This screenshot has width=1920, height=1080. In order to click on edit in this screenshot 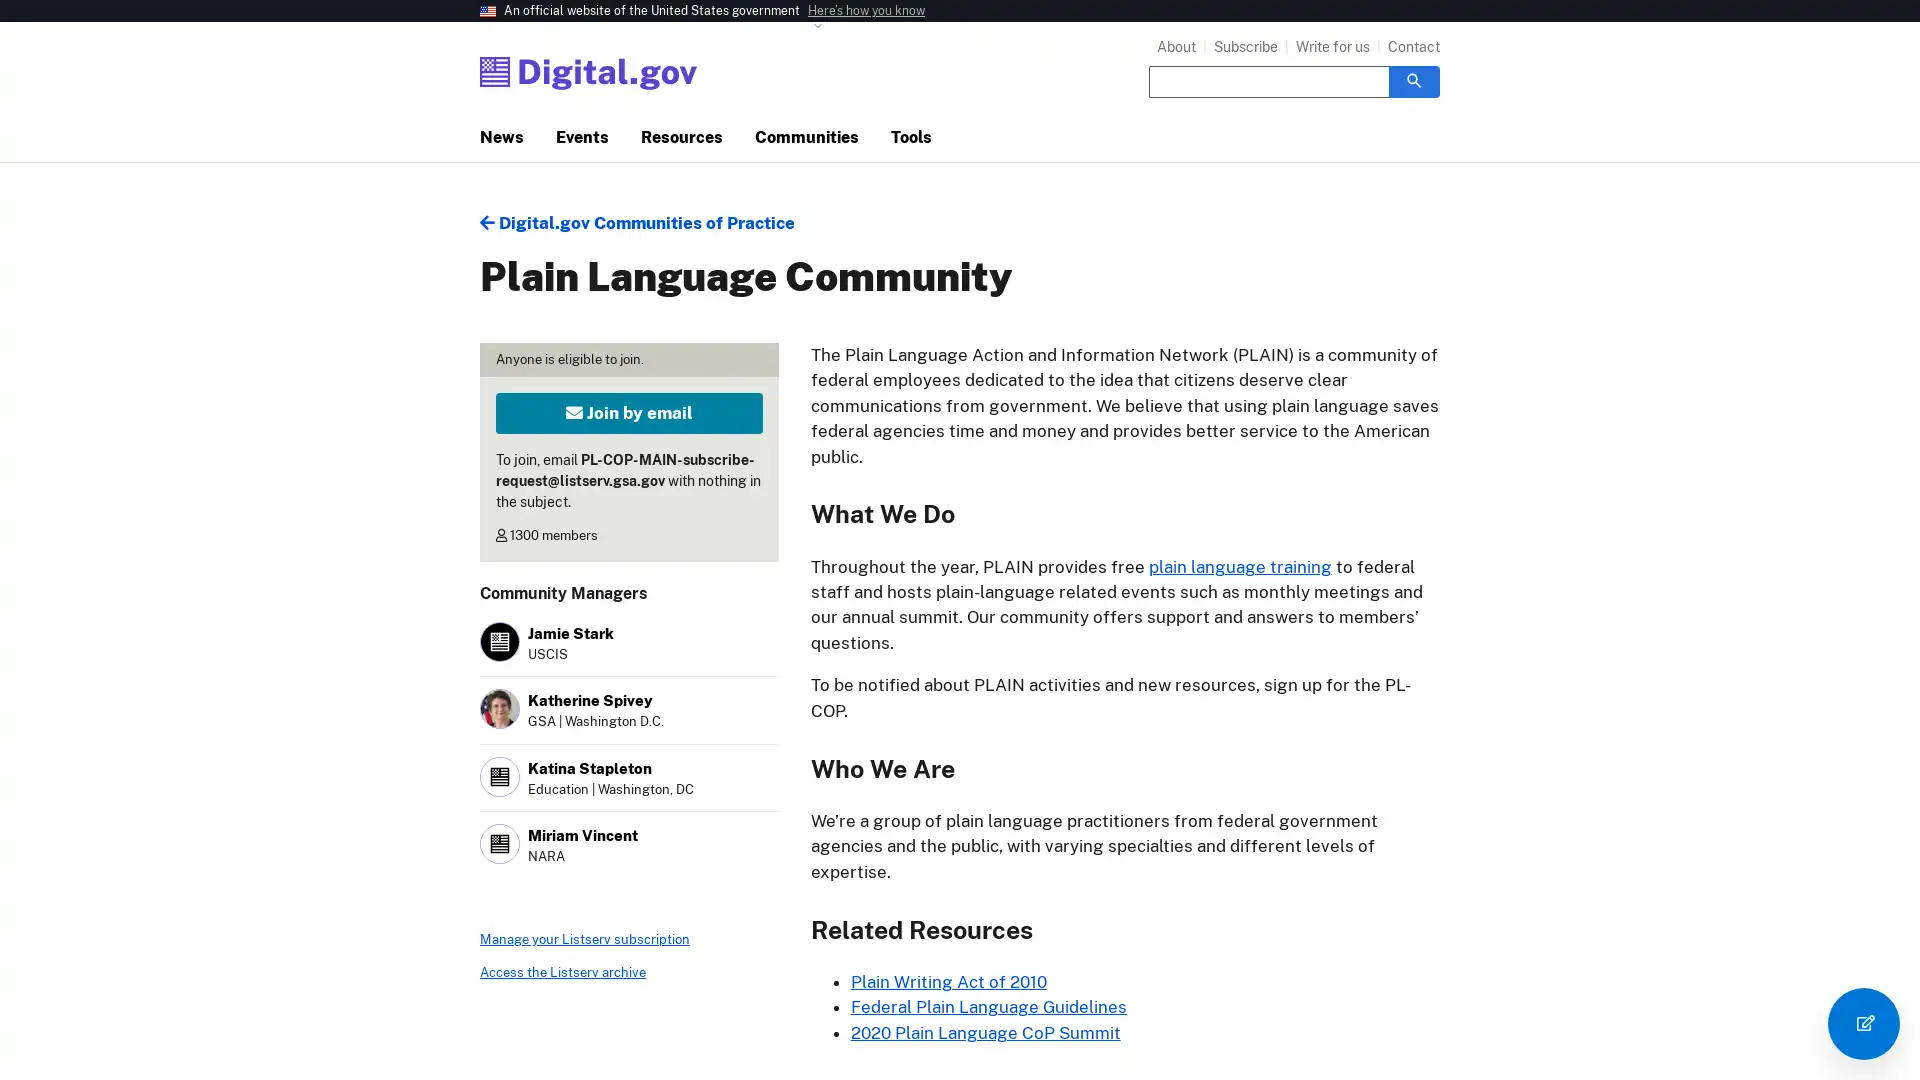, I will do `click(1862, 1023)`.